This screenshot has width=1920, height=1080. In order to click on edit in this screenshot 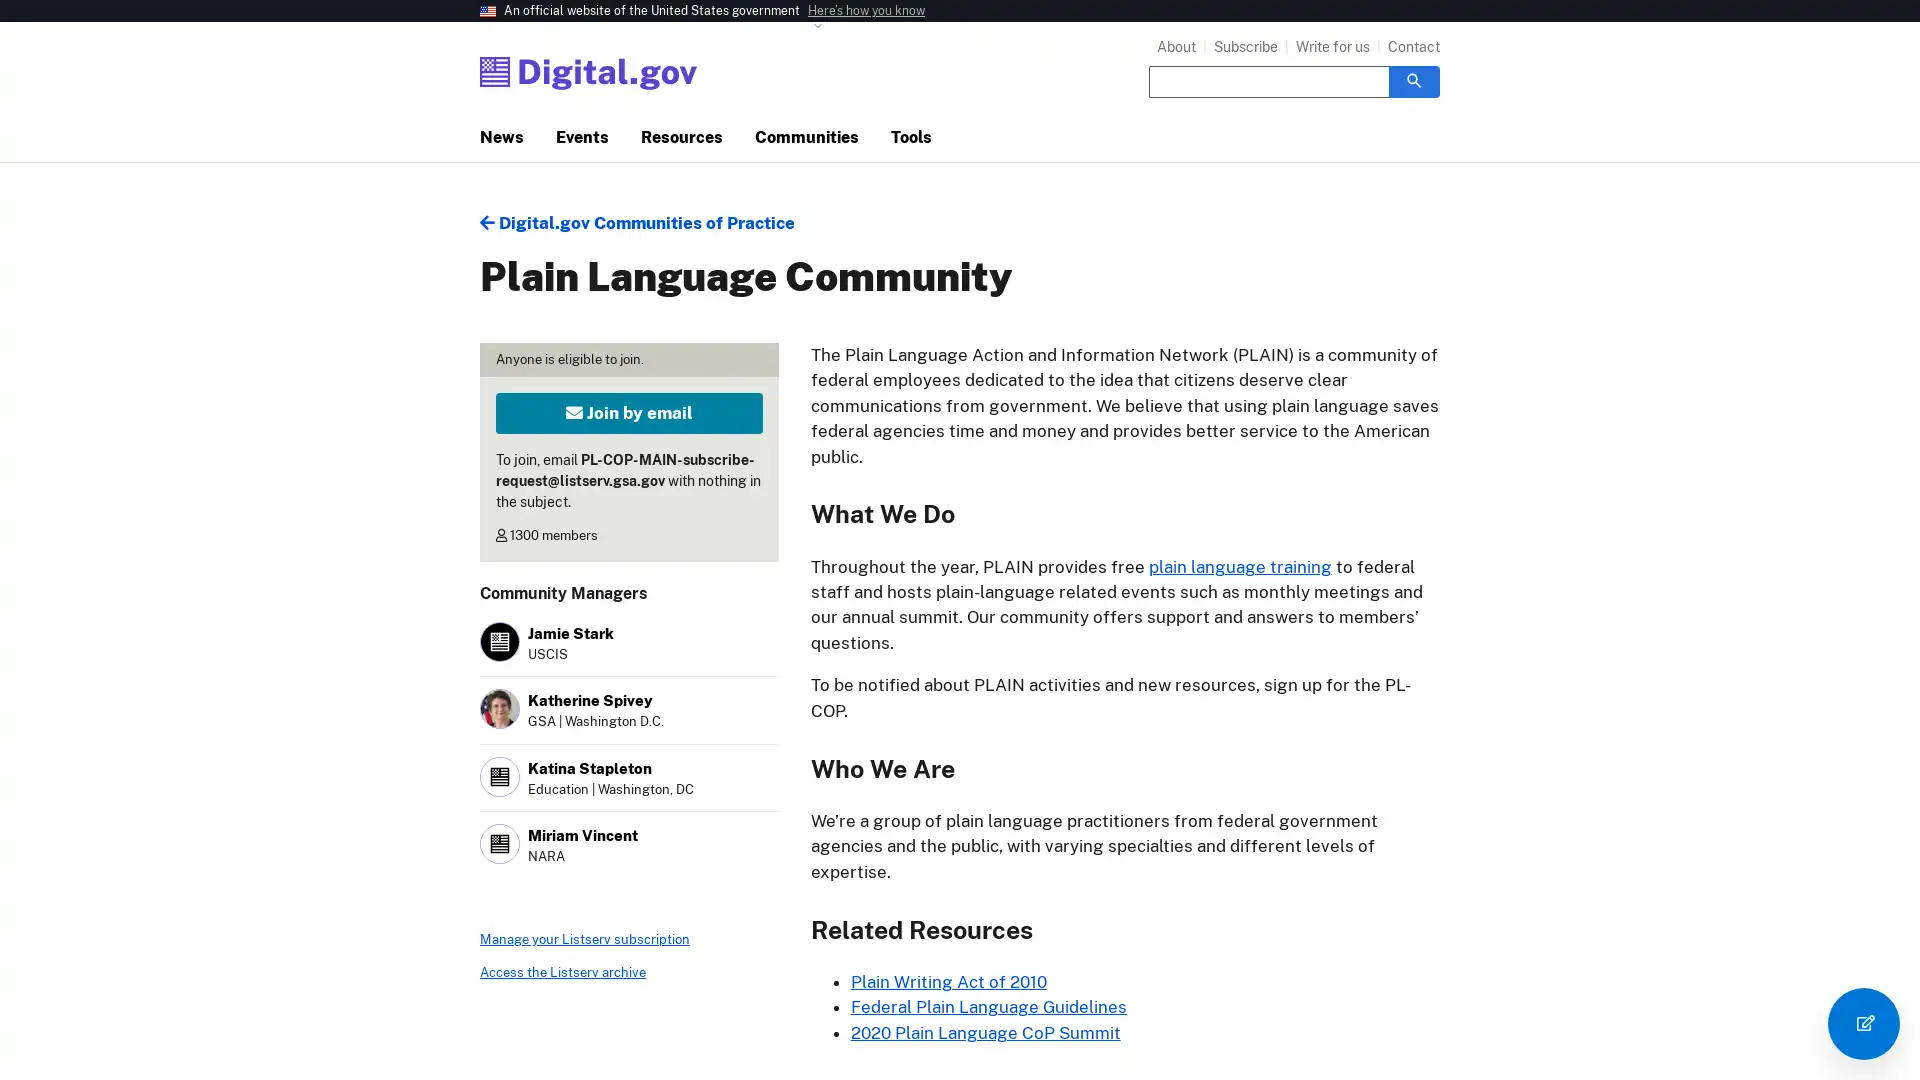, I will do `click(1862, 1023)`.